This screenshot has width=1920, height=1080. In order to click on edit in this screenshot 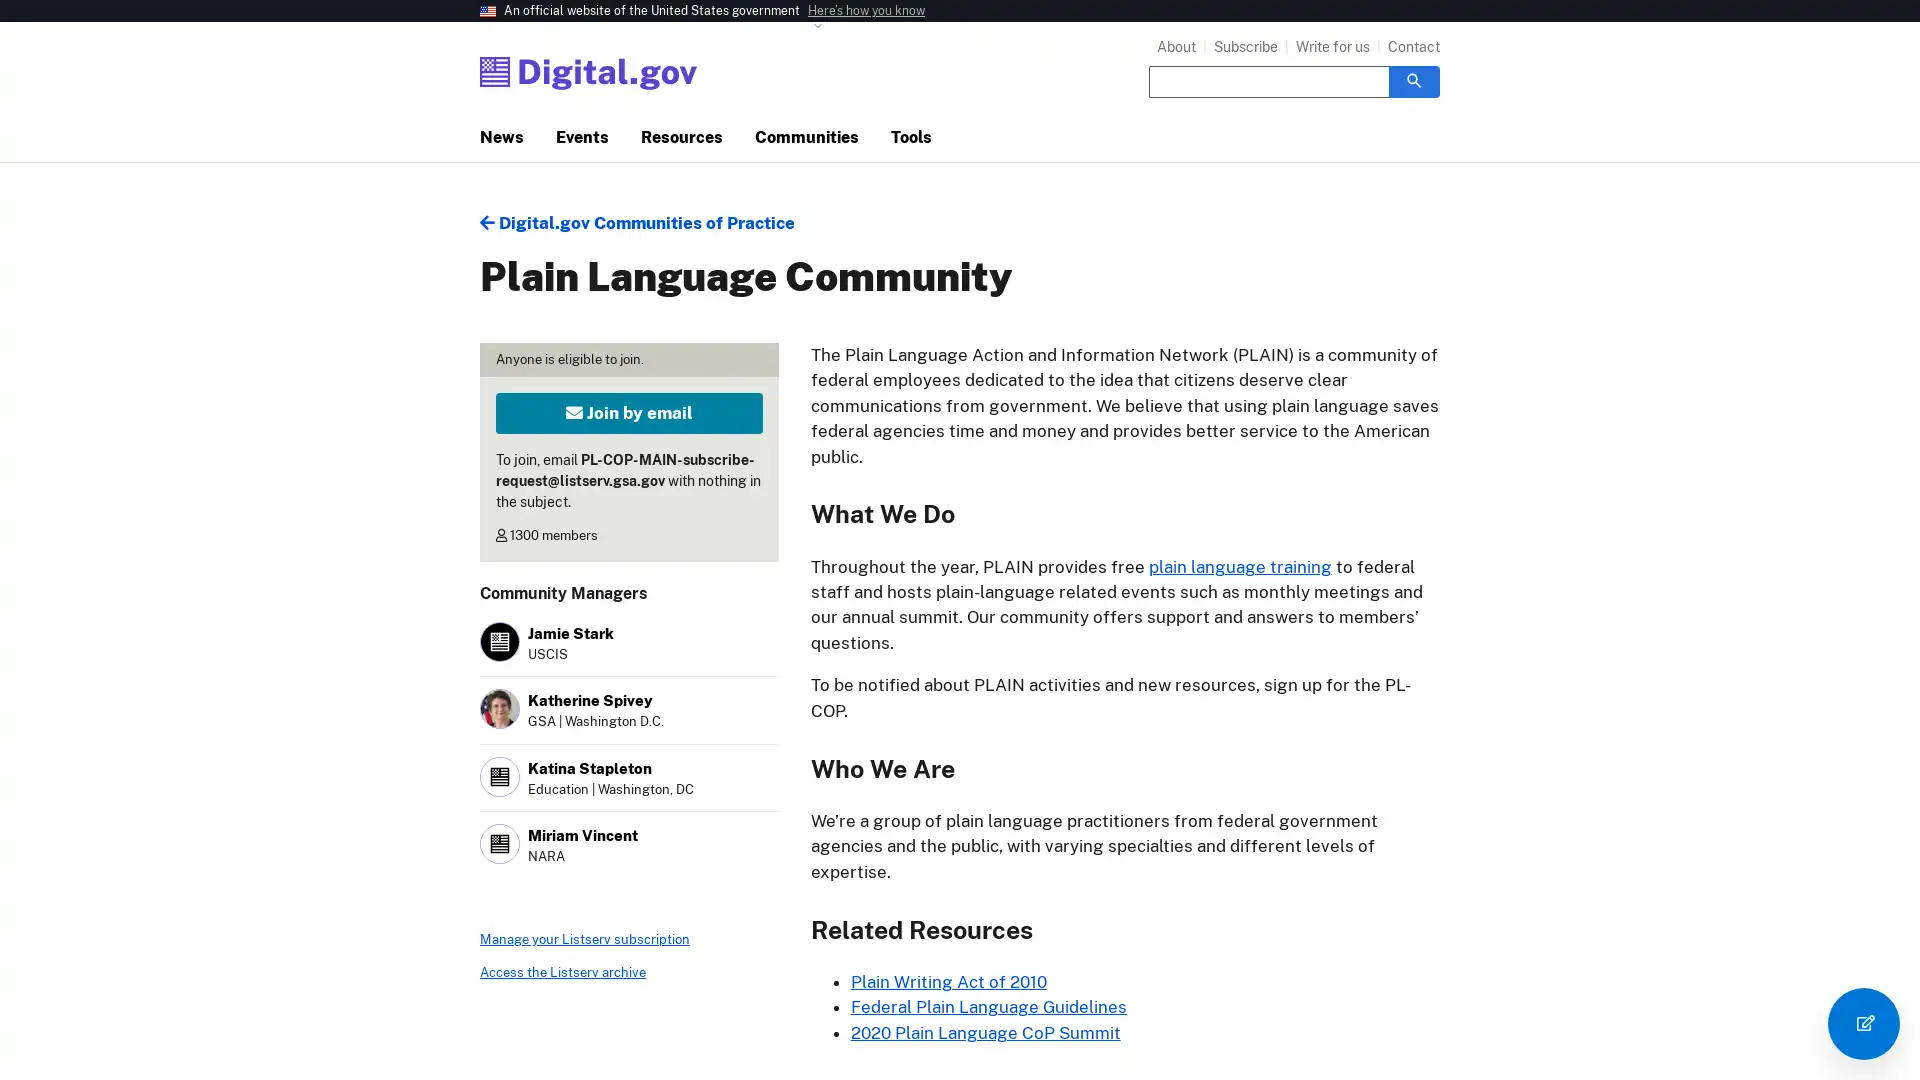, I will do `click(1862, 1023)`.